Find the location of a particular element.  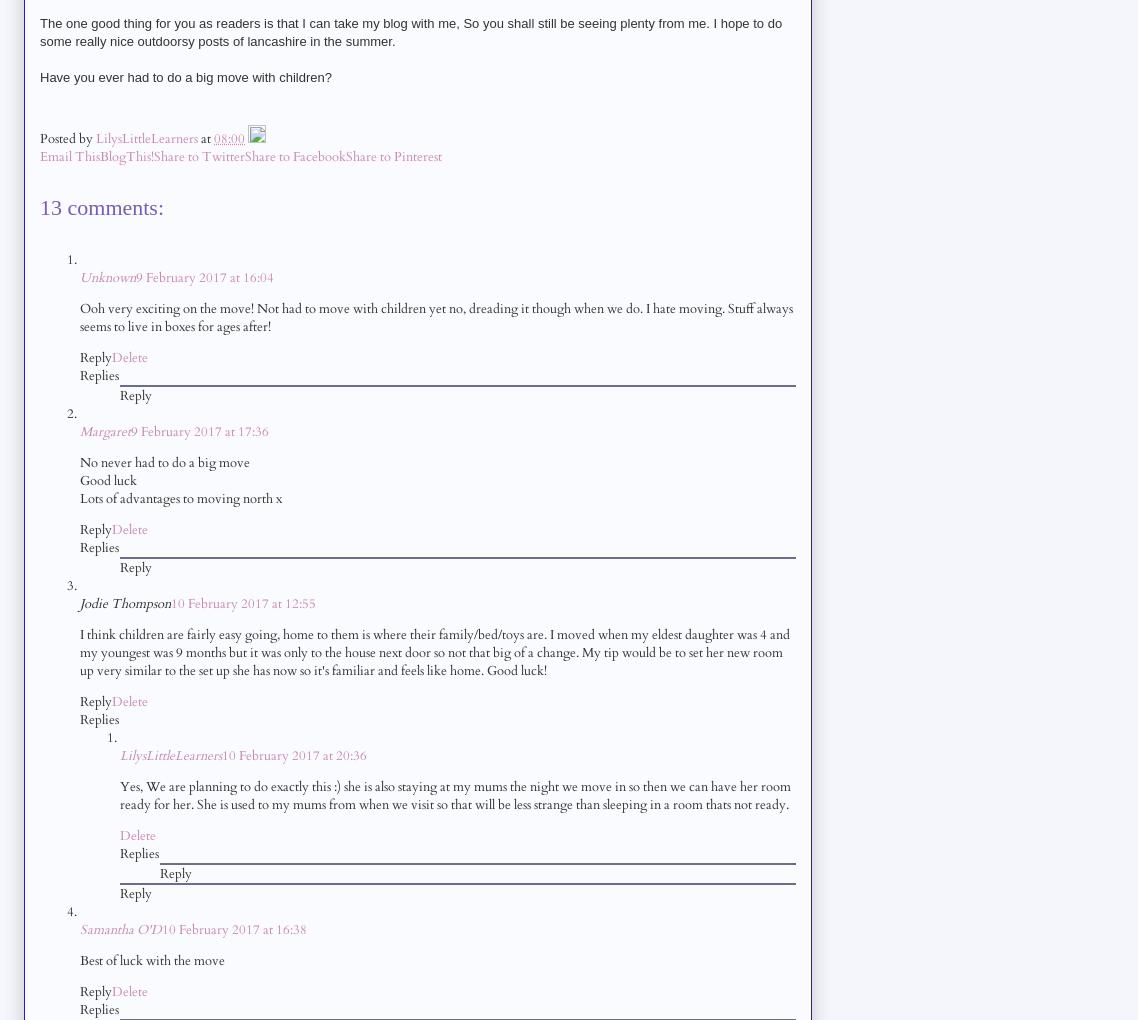

'Posted by' is located at coordinates (67, 139).